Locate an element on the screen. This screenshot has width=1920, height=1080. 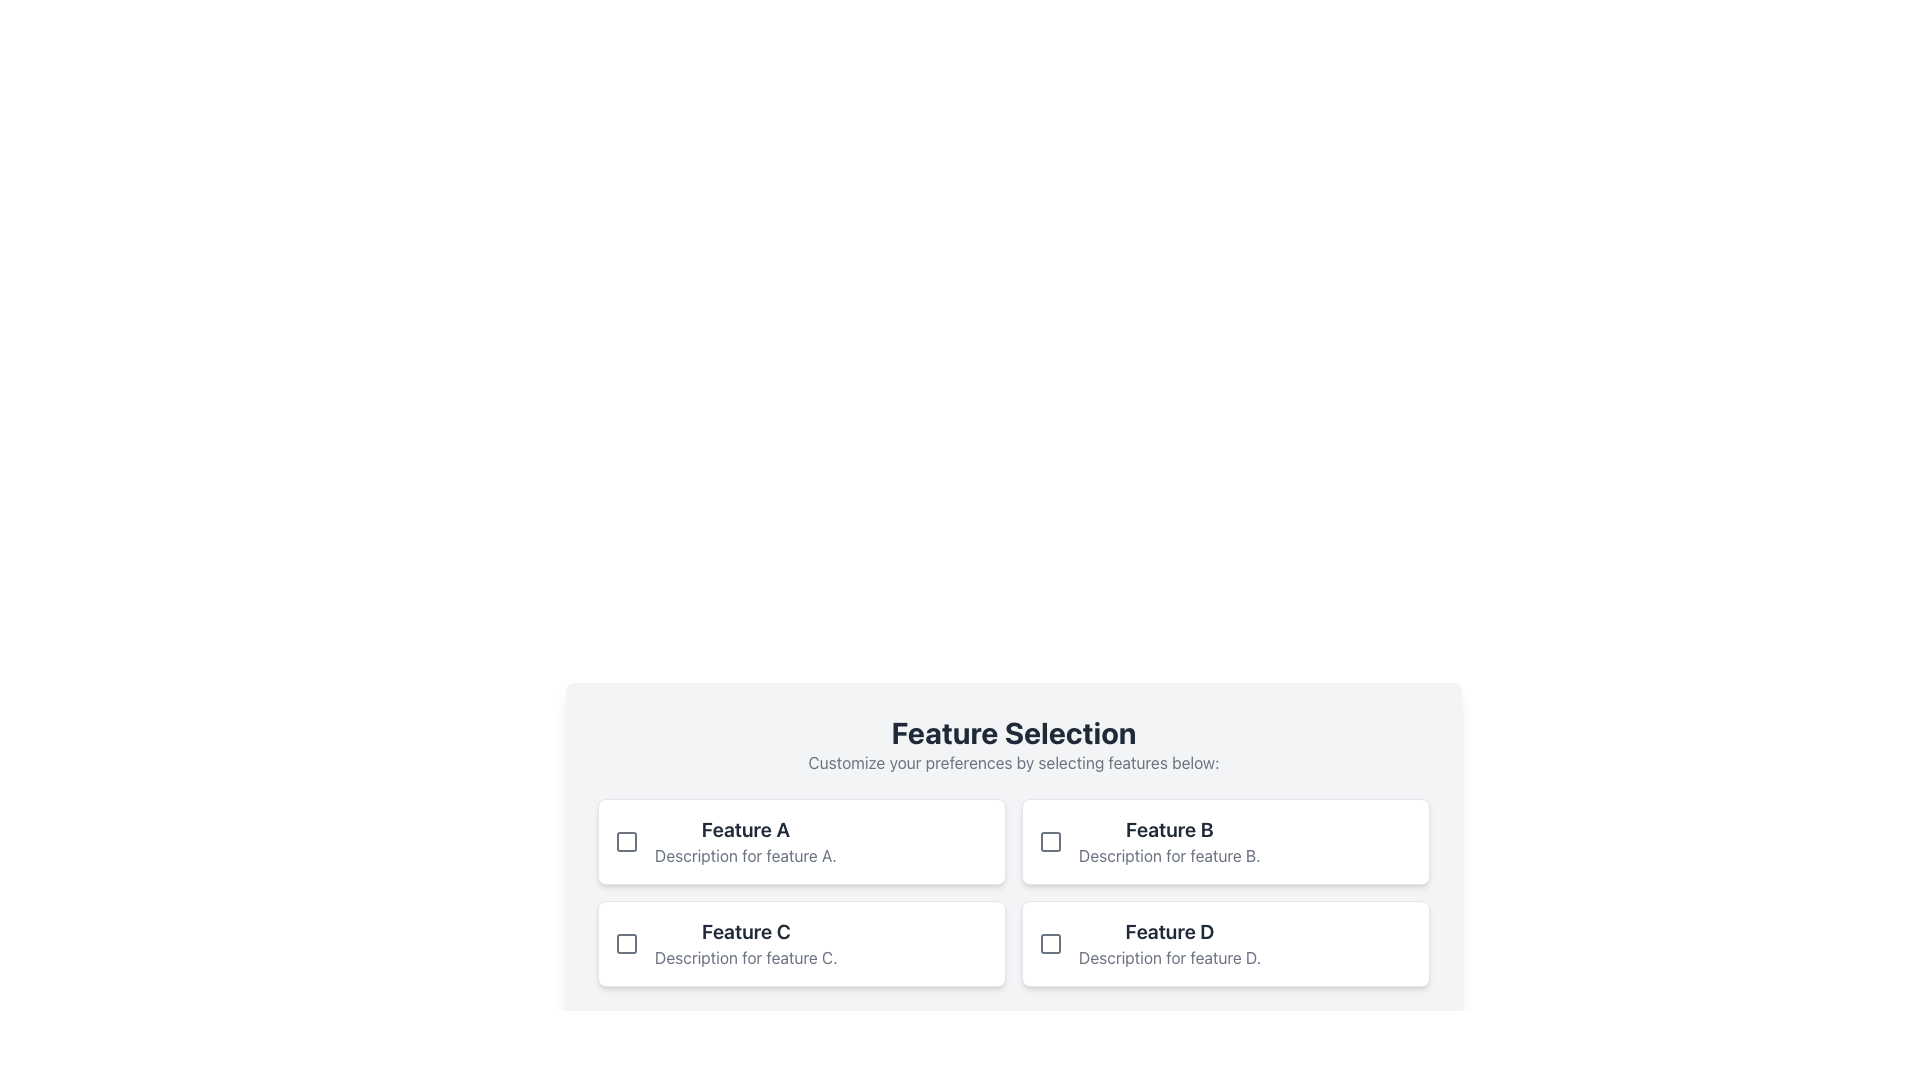
the checkbox element located at the center of the bottom-right option labeled 'Feature D' is located at coordinates (1050, 944).